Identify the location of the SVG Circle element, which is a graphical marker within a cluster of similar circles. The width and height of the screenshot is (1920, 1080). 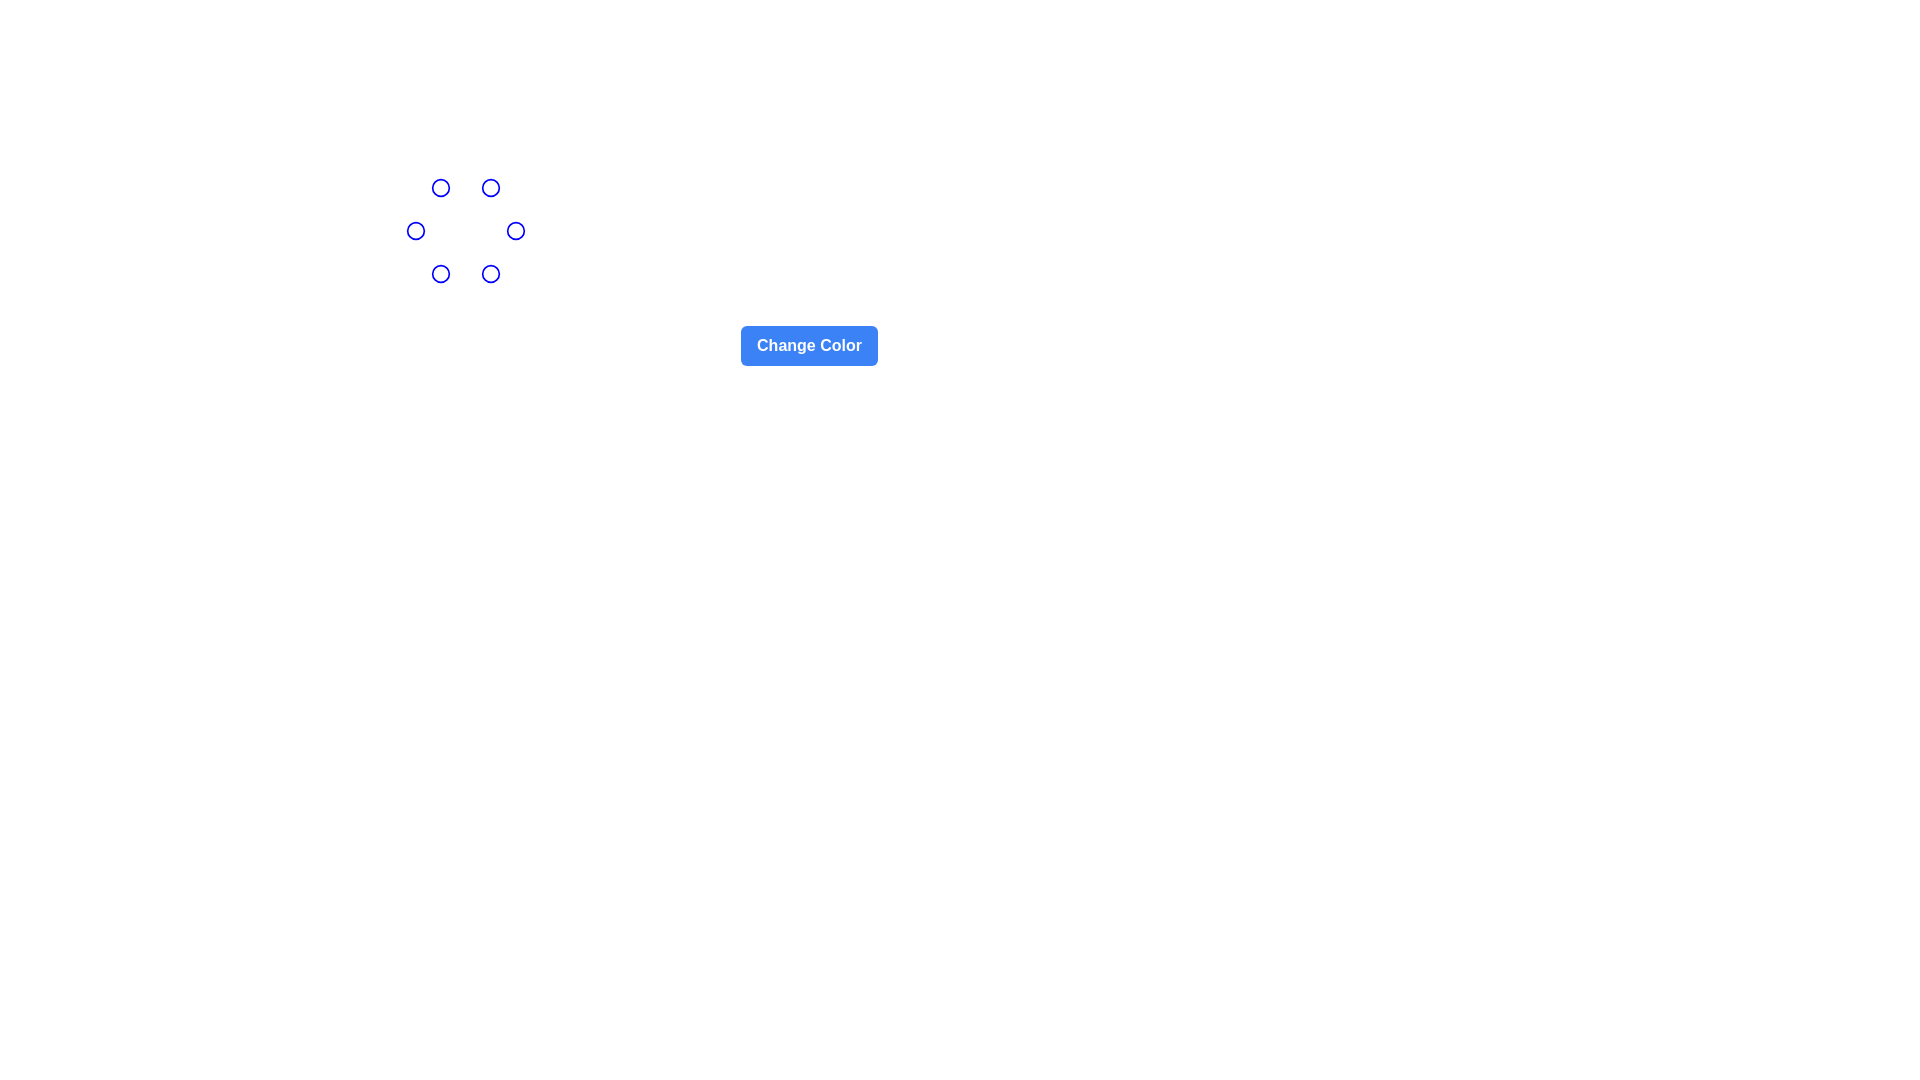
(490, 273).